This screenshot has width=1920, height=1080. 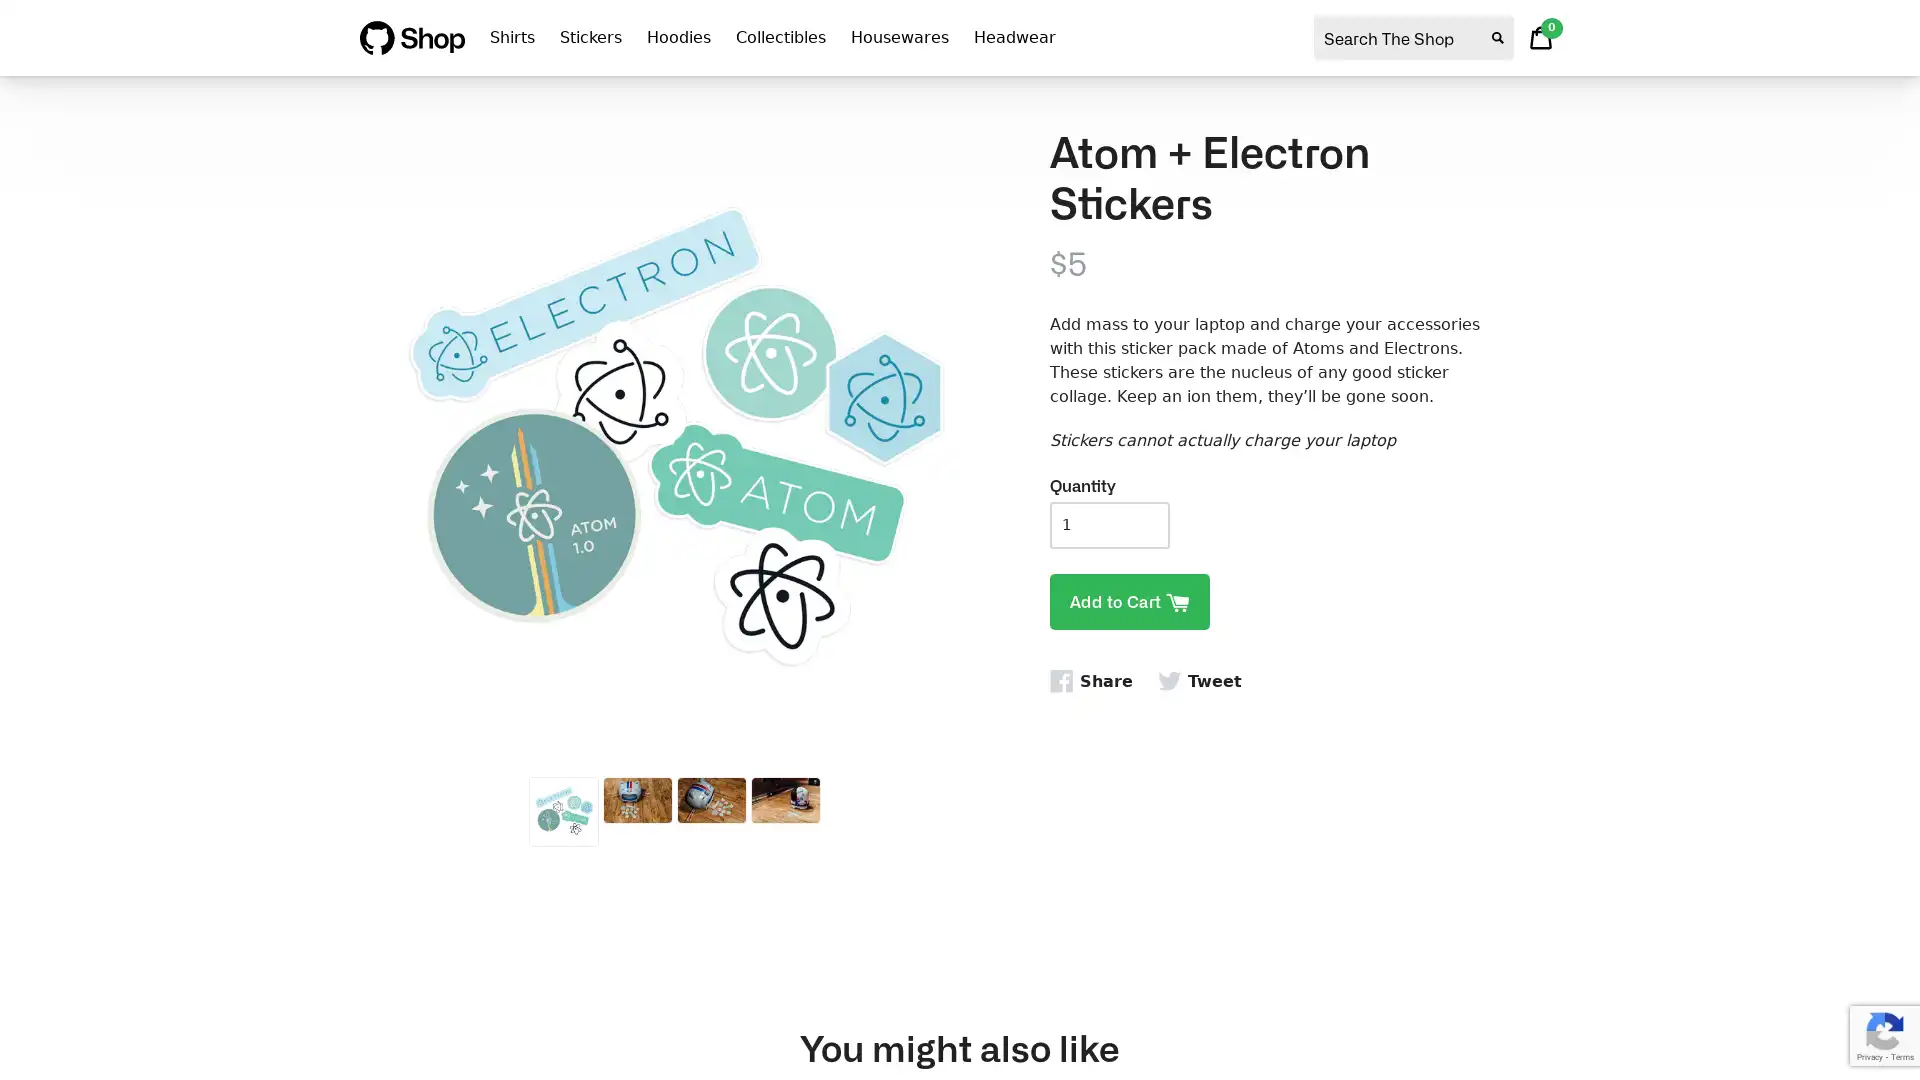 I want to click on Add to Cart, so click(x=1129, y=600).